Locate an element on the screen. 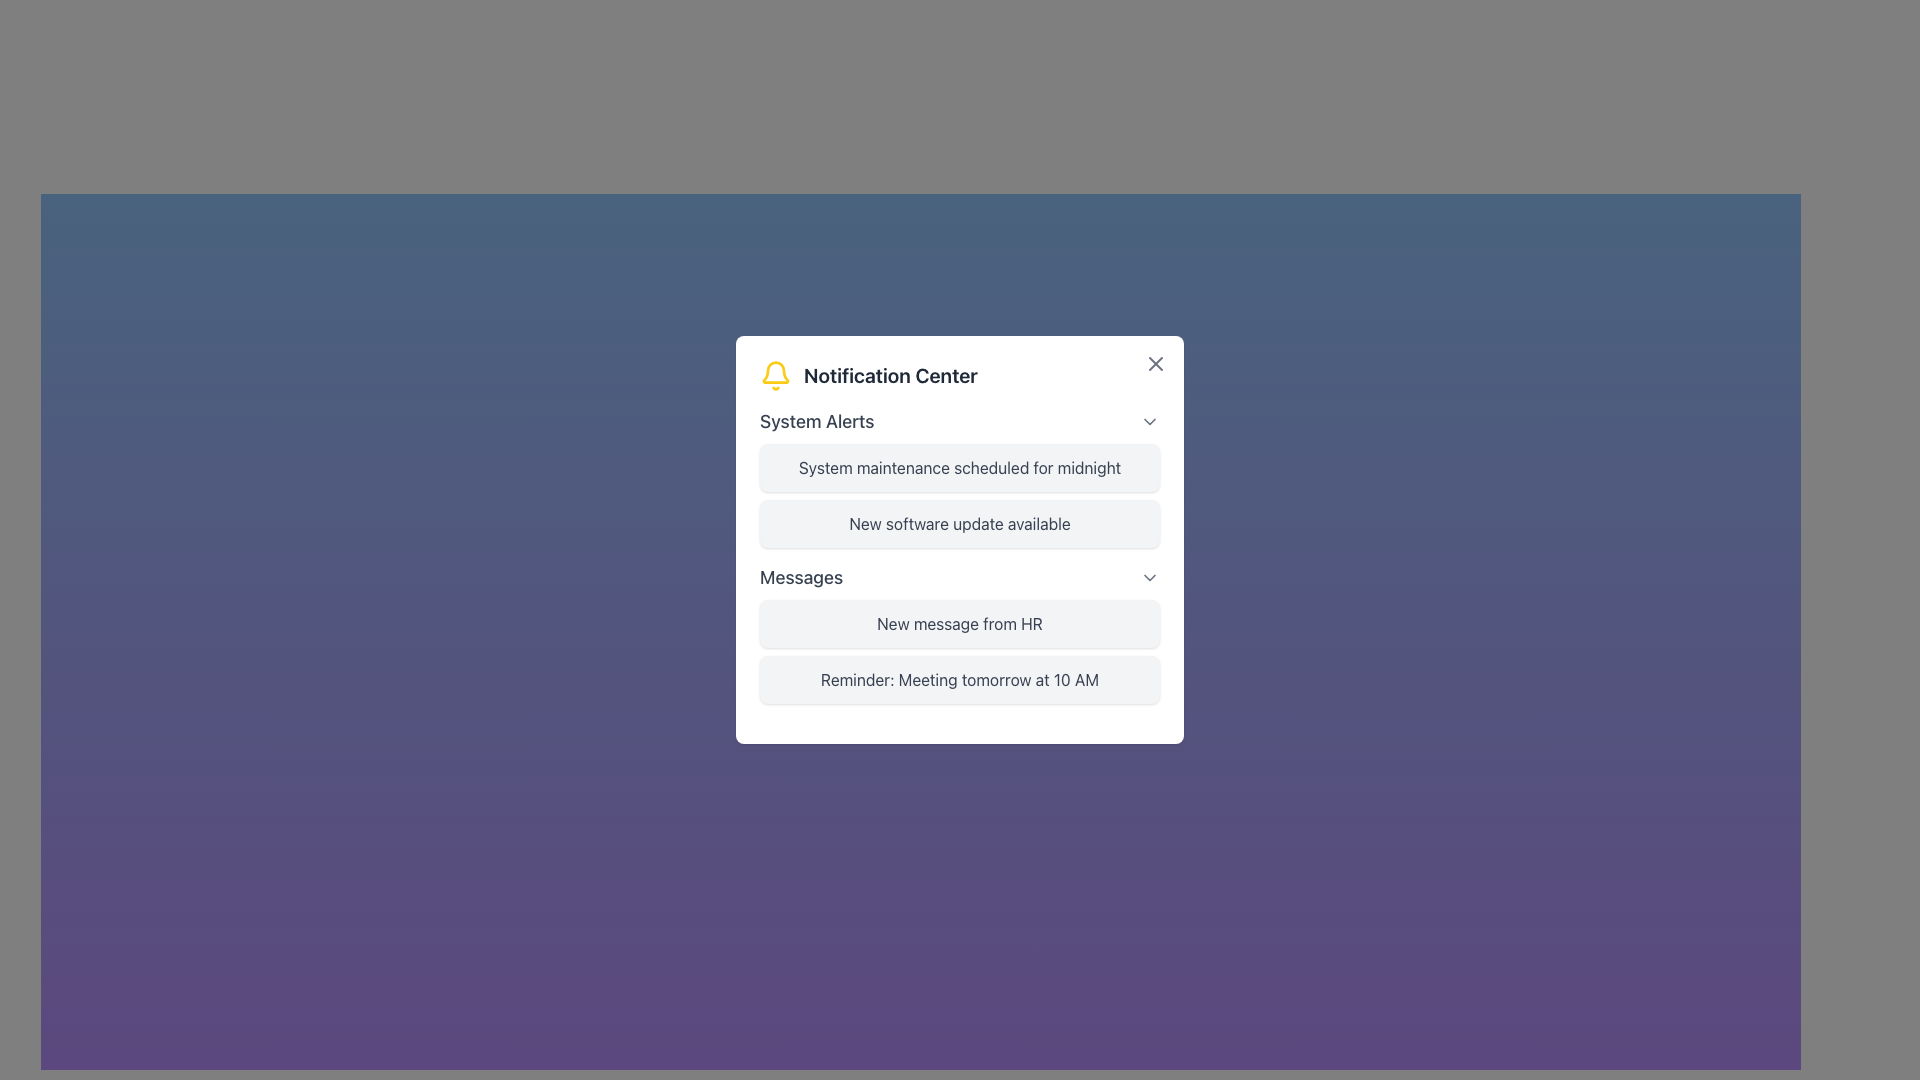 This screenshot has height=1080, width=1920. the reminder notification text box located under the 'Messages' section of the notification panel to trigger a background color change is located at coordinates (960, 678).